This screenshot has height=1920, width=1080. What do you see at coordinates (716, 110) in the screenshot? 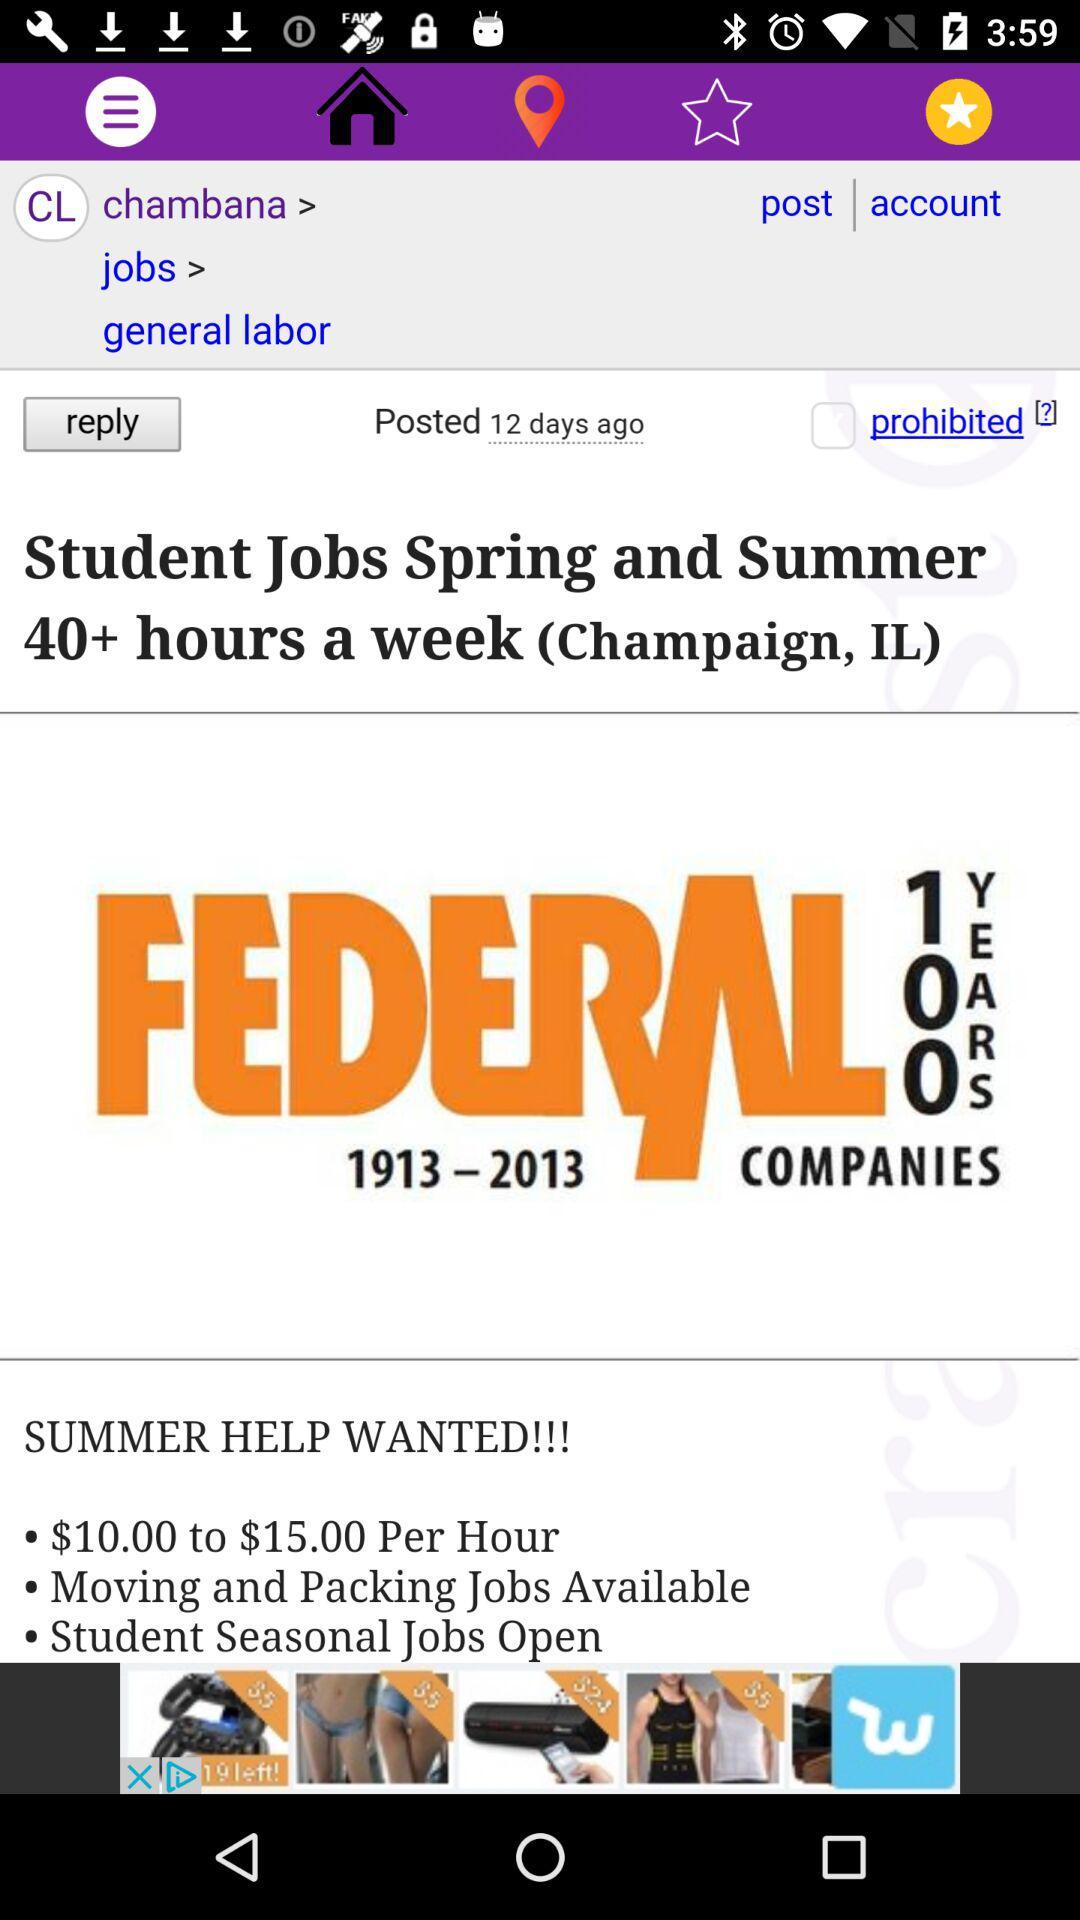
I see `the star icon` at bounding box center [716, 110].